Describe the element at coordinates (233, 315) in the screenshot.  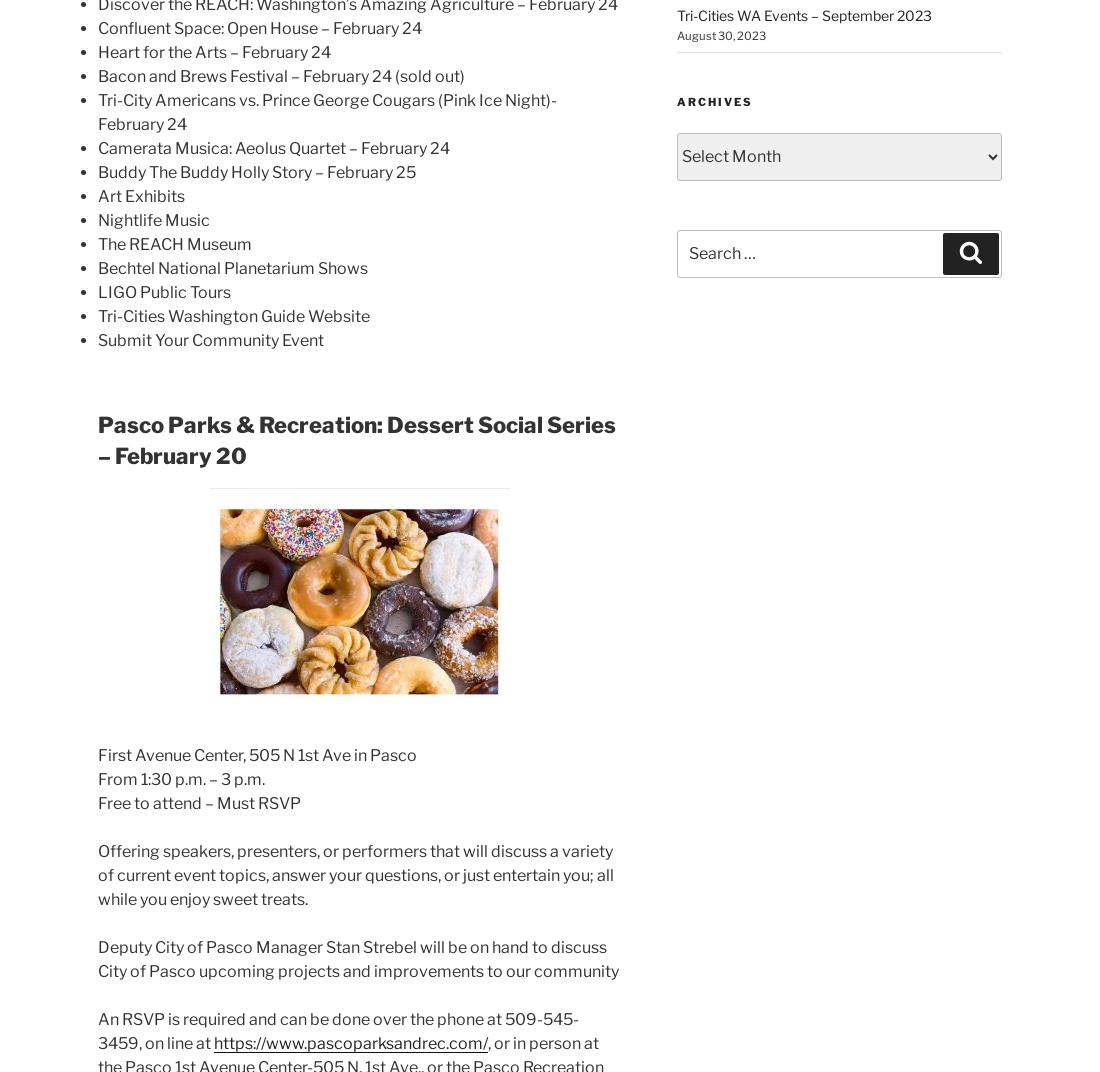
I see `'Tri-Cities Washington Guide Website'` at that location.